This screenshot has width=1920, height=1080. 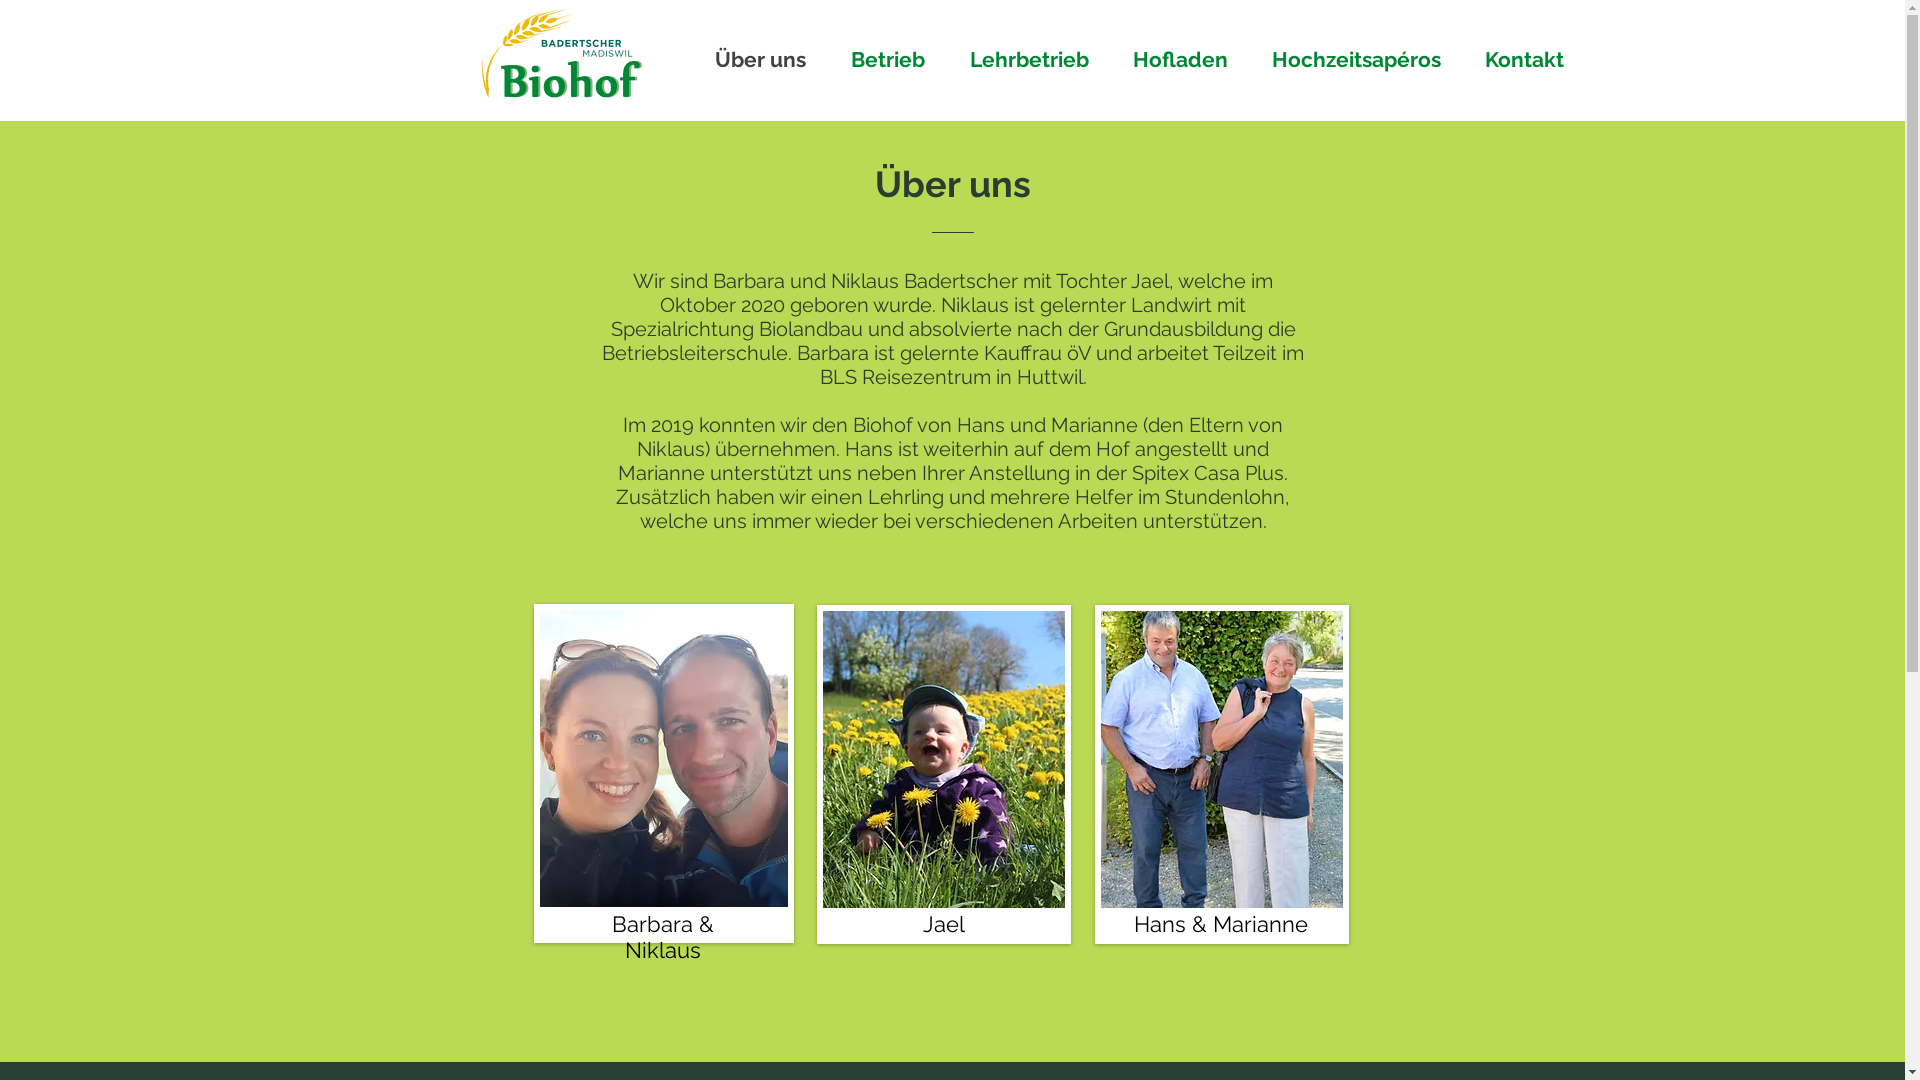 I want to click on 'Hofladen', so click(x=1117, y=58).